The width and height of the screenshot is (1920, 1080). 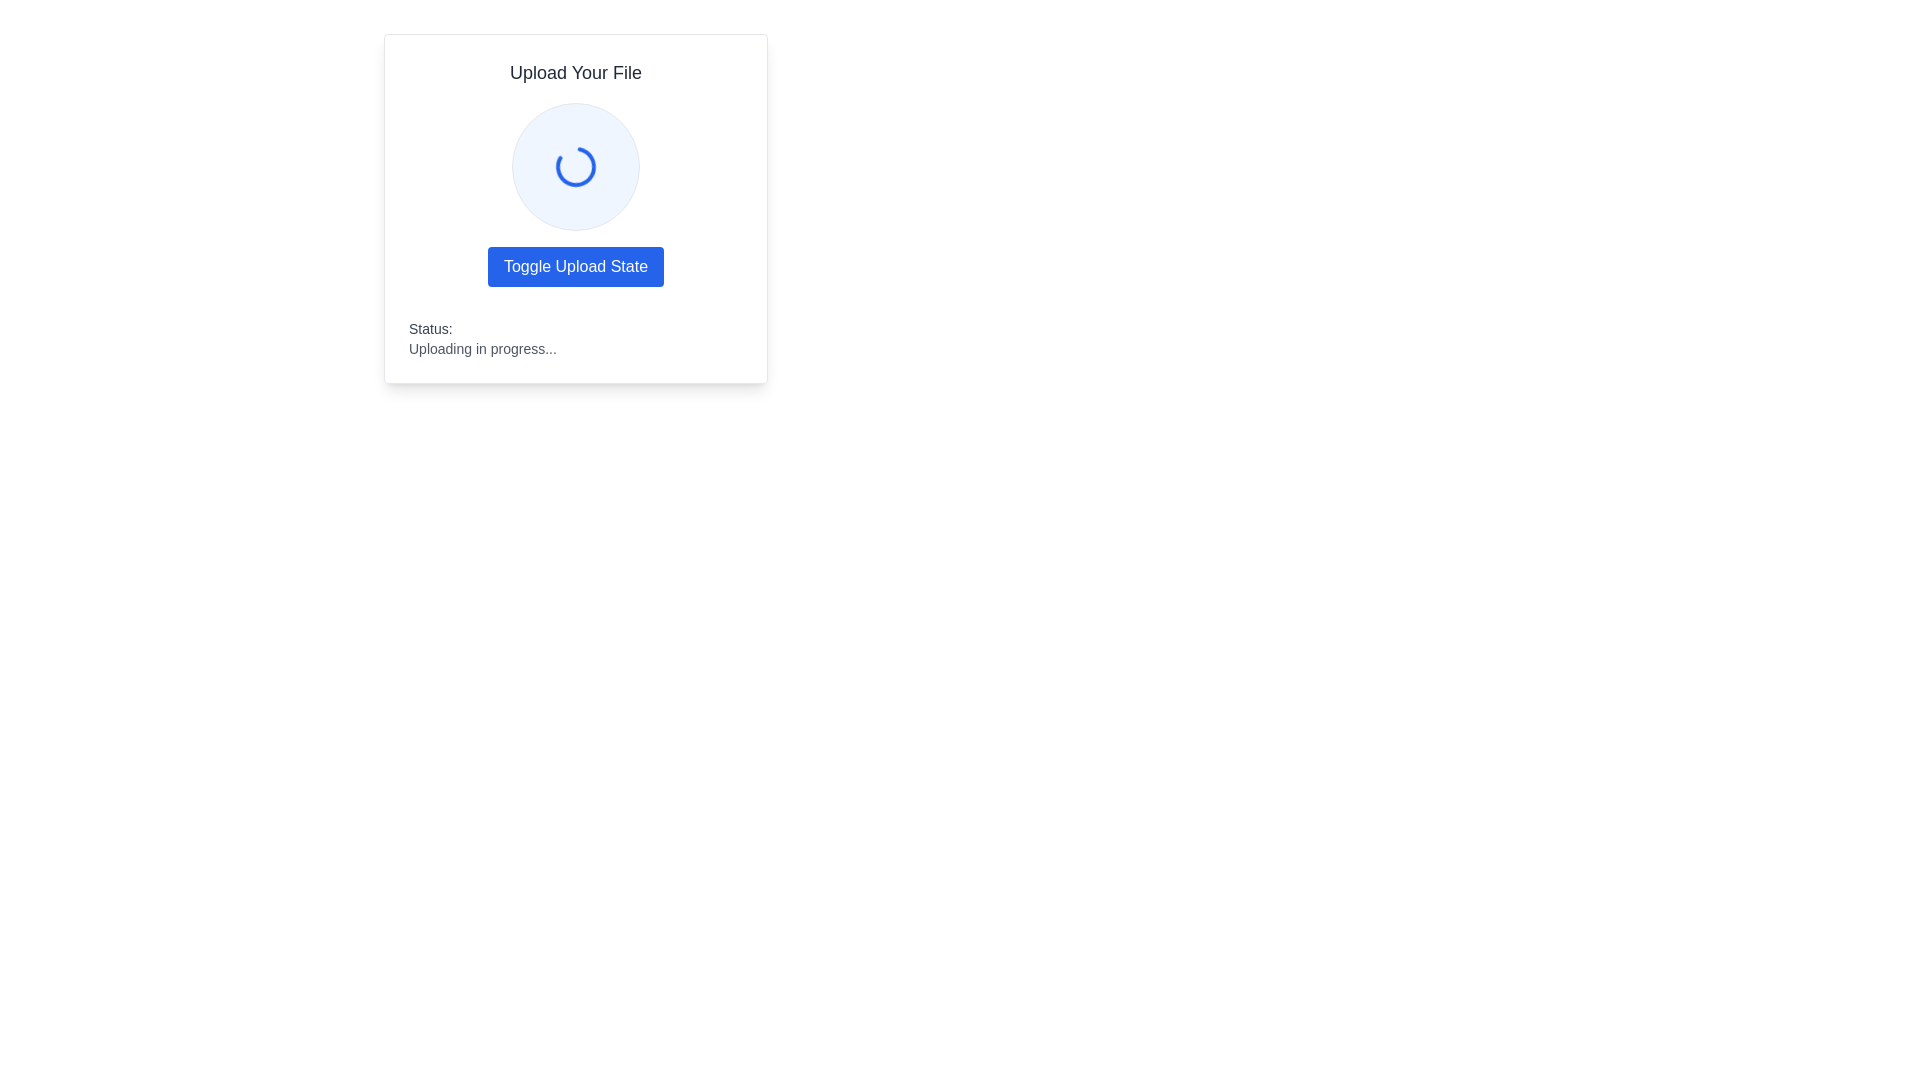 I want to click on the 'Toggle Upload State' button with white text on a blue background by, so click(x=575, y=265).